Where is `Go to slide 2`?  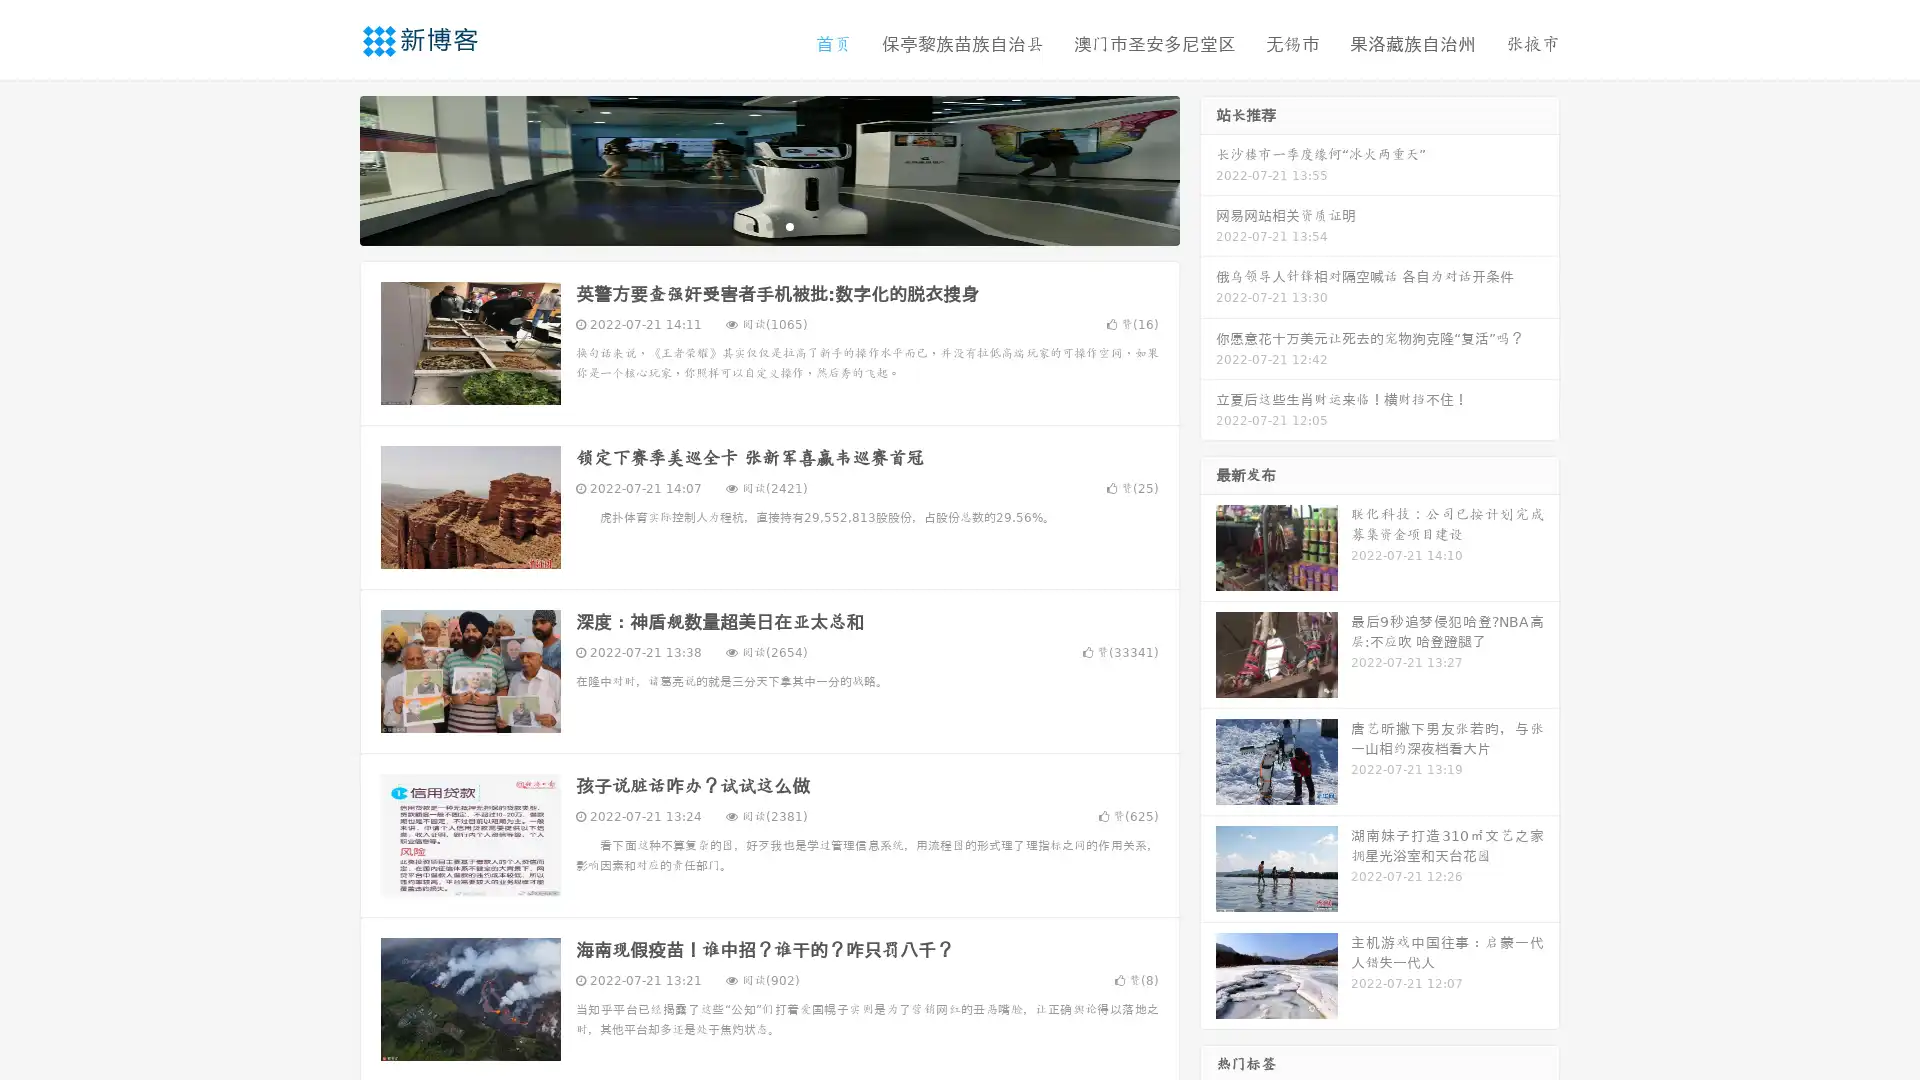
Go to slide 2 is located at coordinates (768, 225).